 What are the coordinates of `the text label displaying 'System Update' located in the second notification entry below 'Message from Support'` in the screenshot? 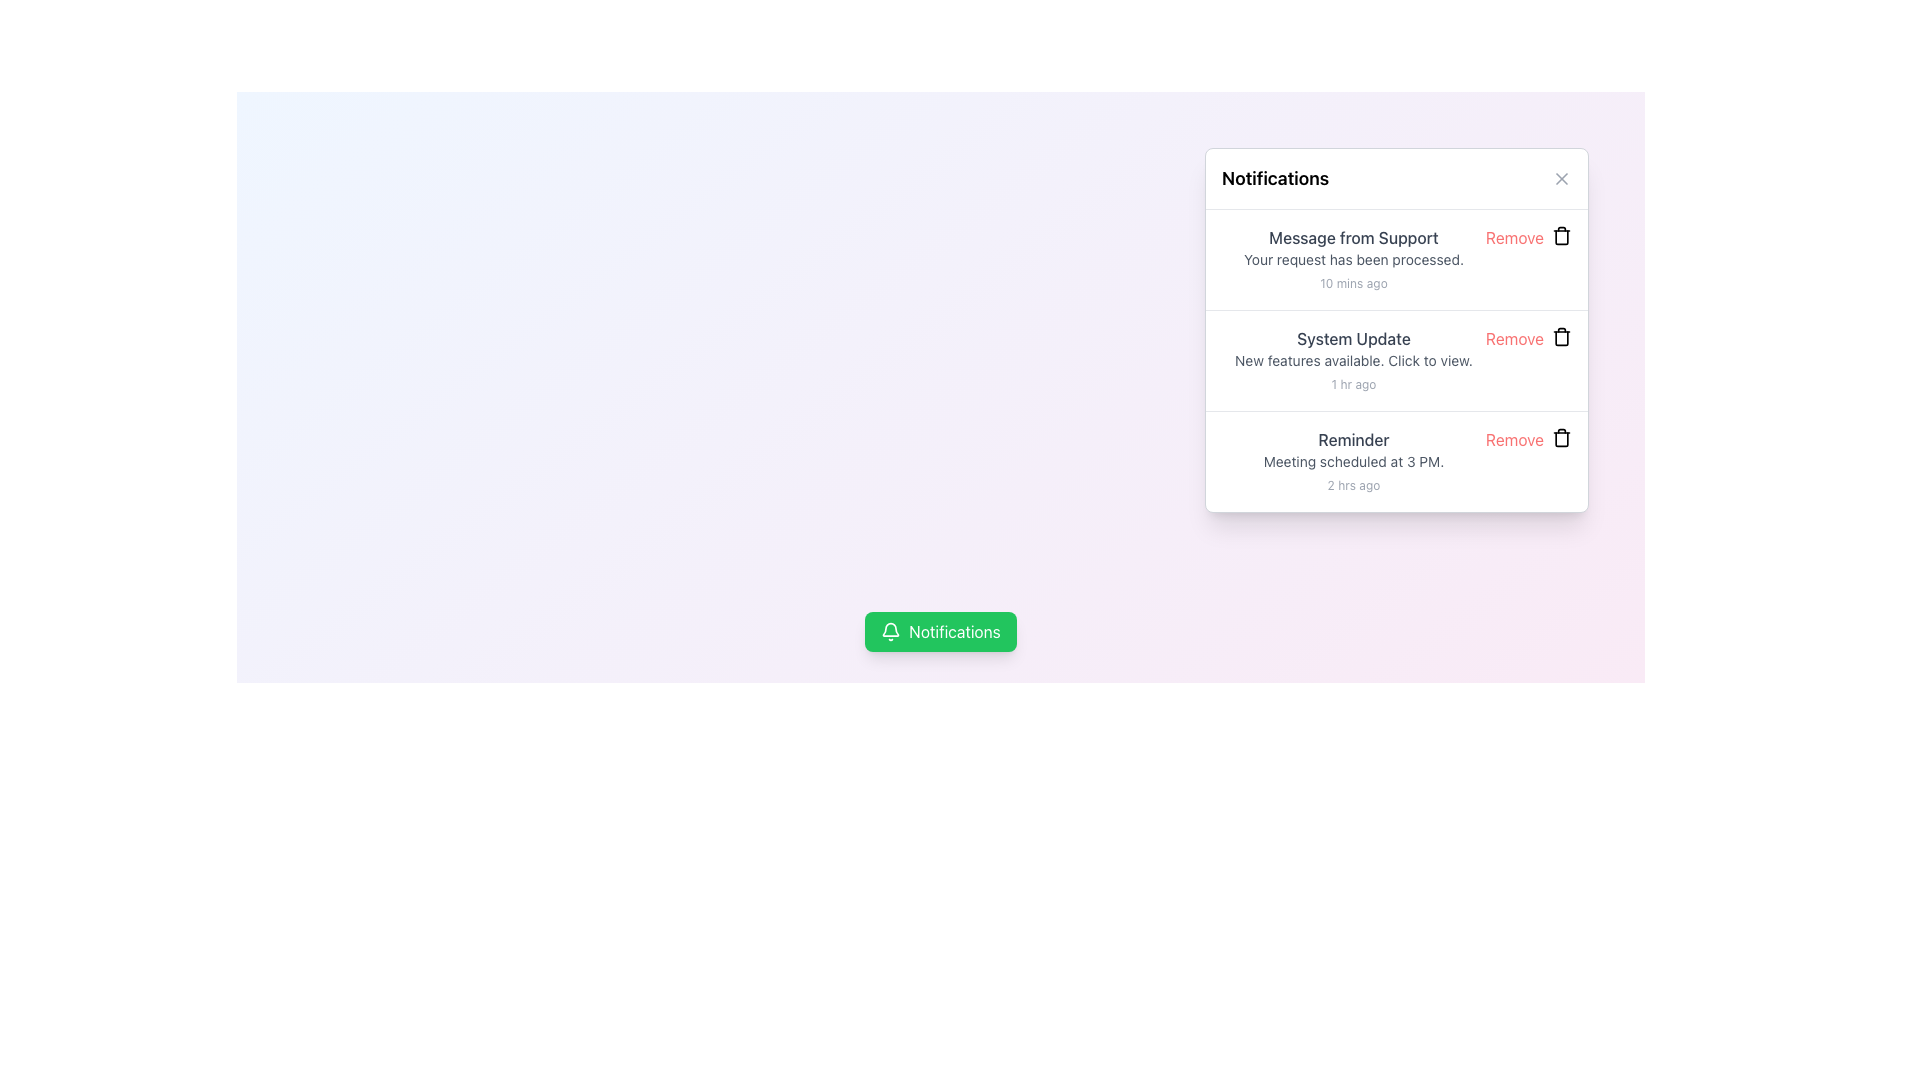 It's located at (1353, 338).